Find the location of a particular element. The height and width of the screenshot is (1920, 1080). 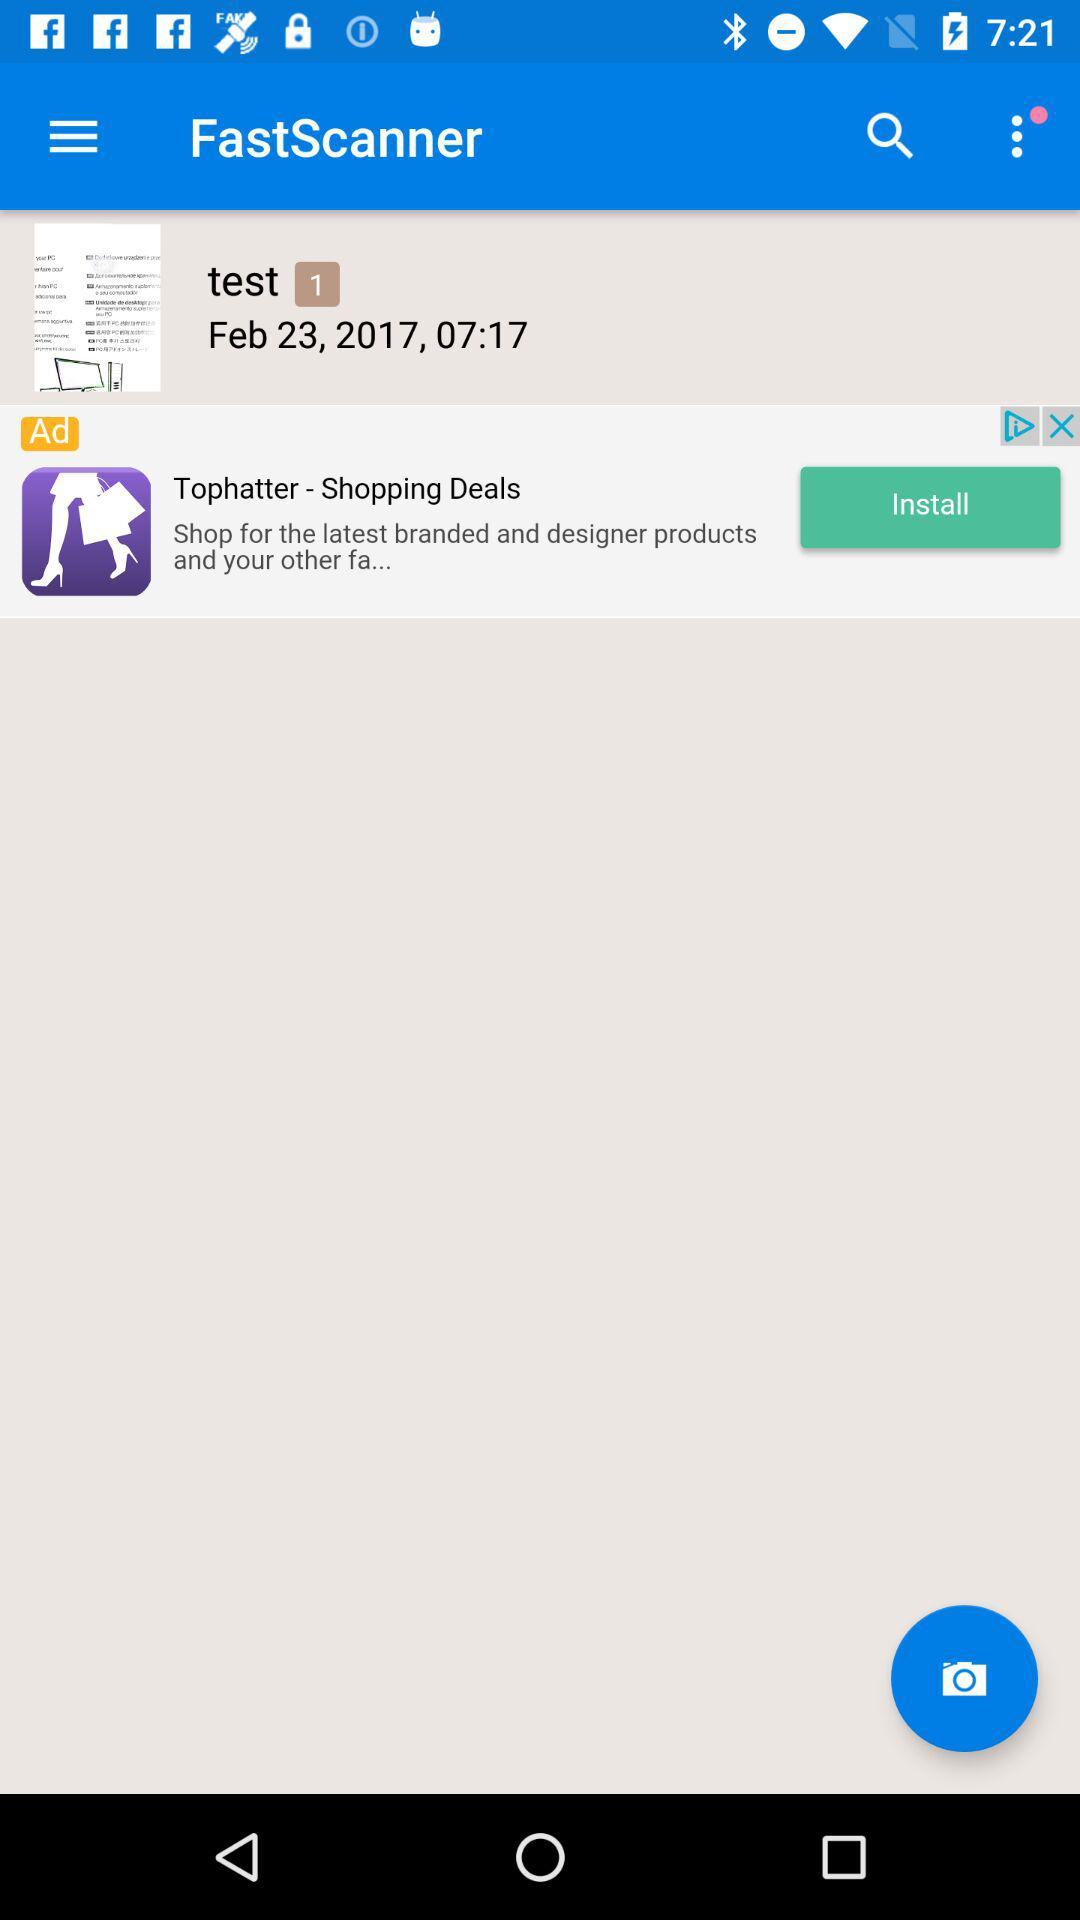

camera option is located at coordinates (963, 1678).